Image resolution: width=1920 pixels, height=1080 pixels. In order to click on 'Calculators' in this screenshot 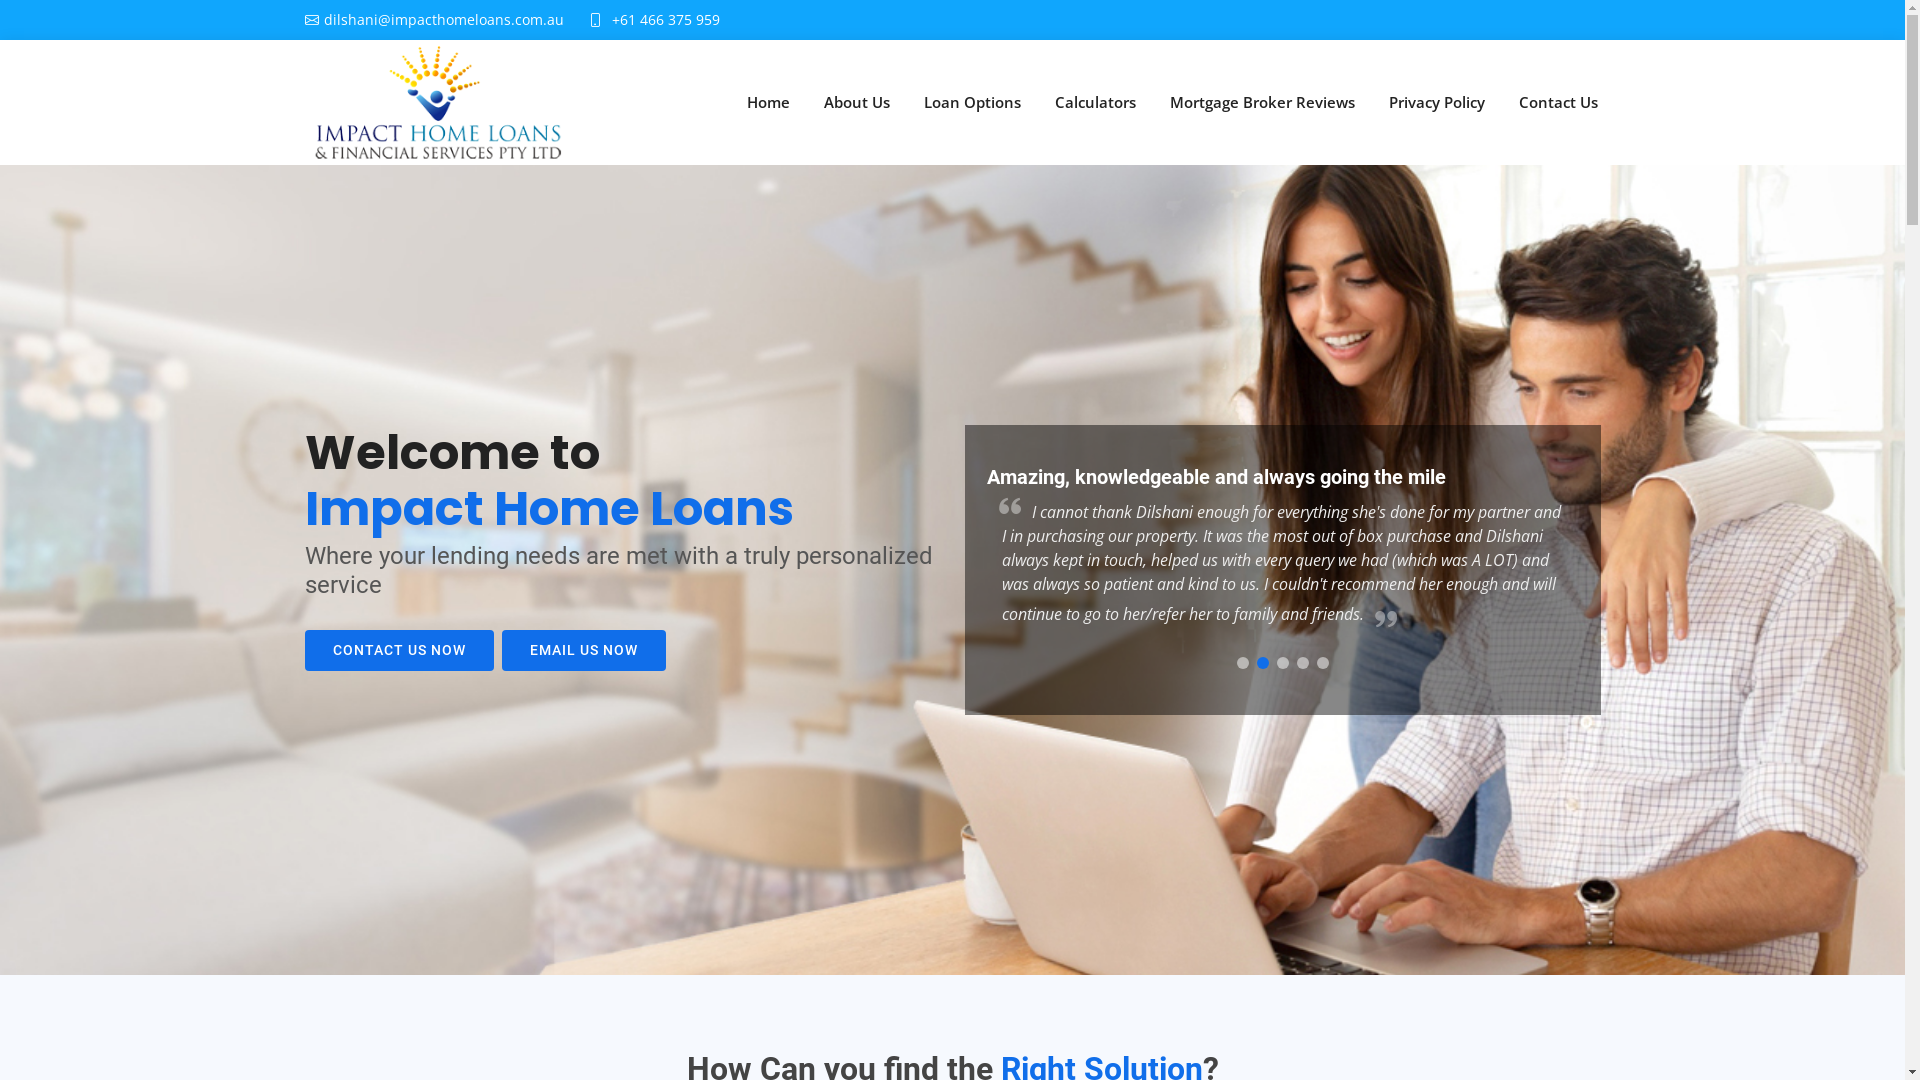, I will do `click(1094, 102)`.